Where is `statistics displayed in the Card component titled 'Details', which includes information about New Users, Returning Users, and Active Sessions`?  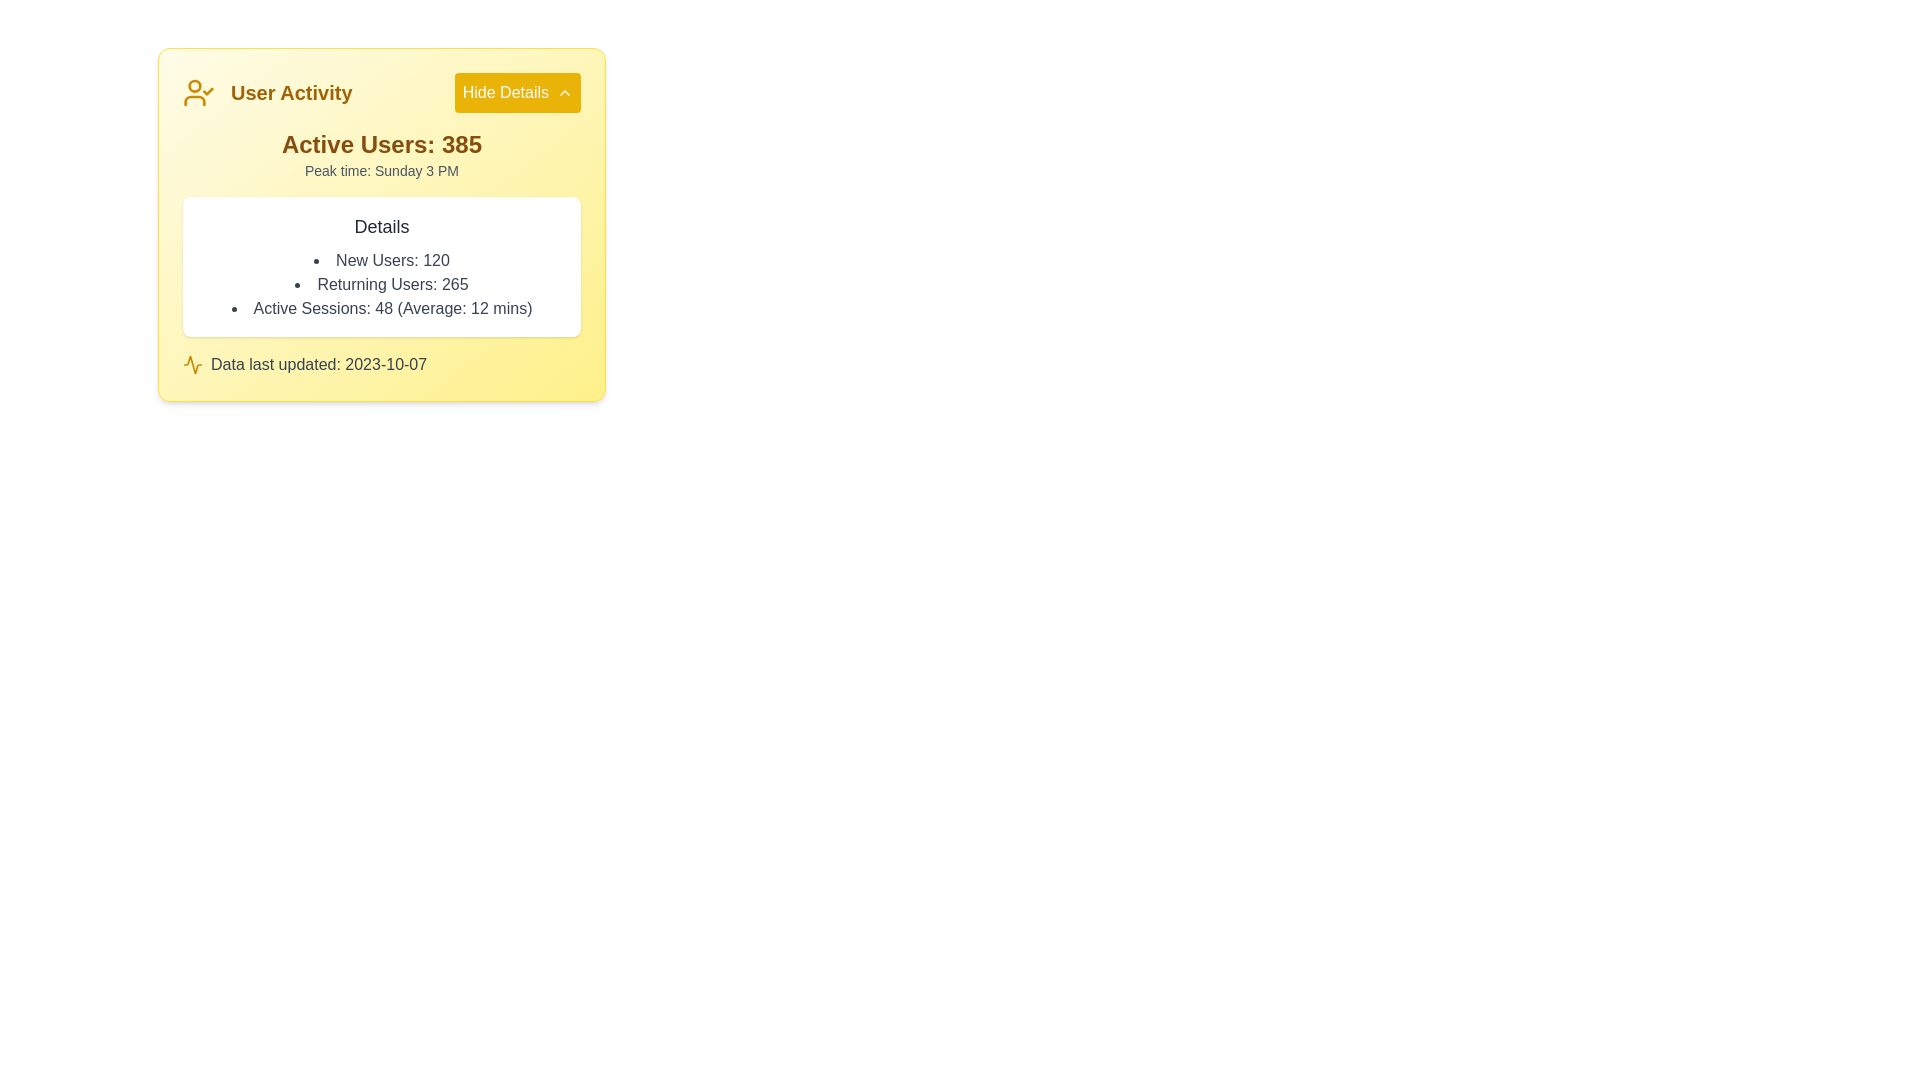 statistics displayed in the Card component titled 'Details', which includes information about New Users, Returning Users, and Active Sessions is located at coordinates (382, 265).